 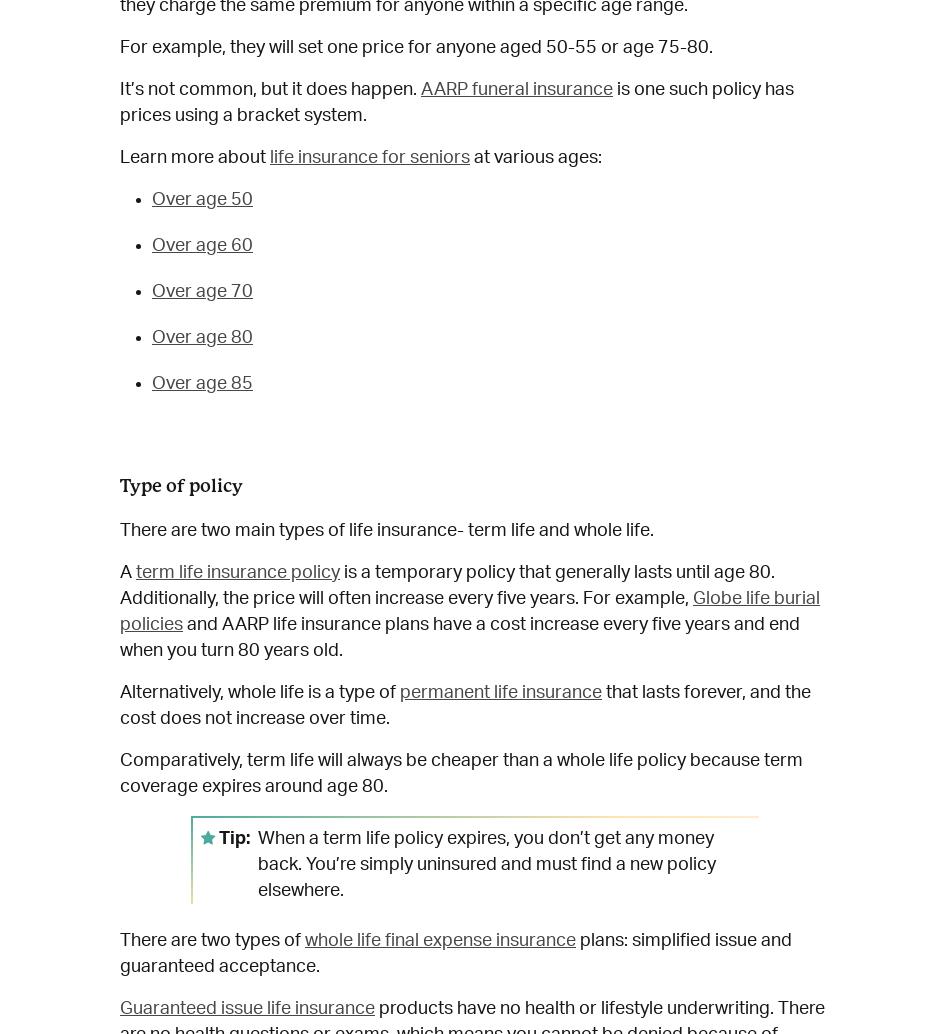 What do you see at coordinates (455, 952) in the screenshot?
I see `'plans: simplified issue and guaranteed acceptance.'` at bounding box center [455, 952].